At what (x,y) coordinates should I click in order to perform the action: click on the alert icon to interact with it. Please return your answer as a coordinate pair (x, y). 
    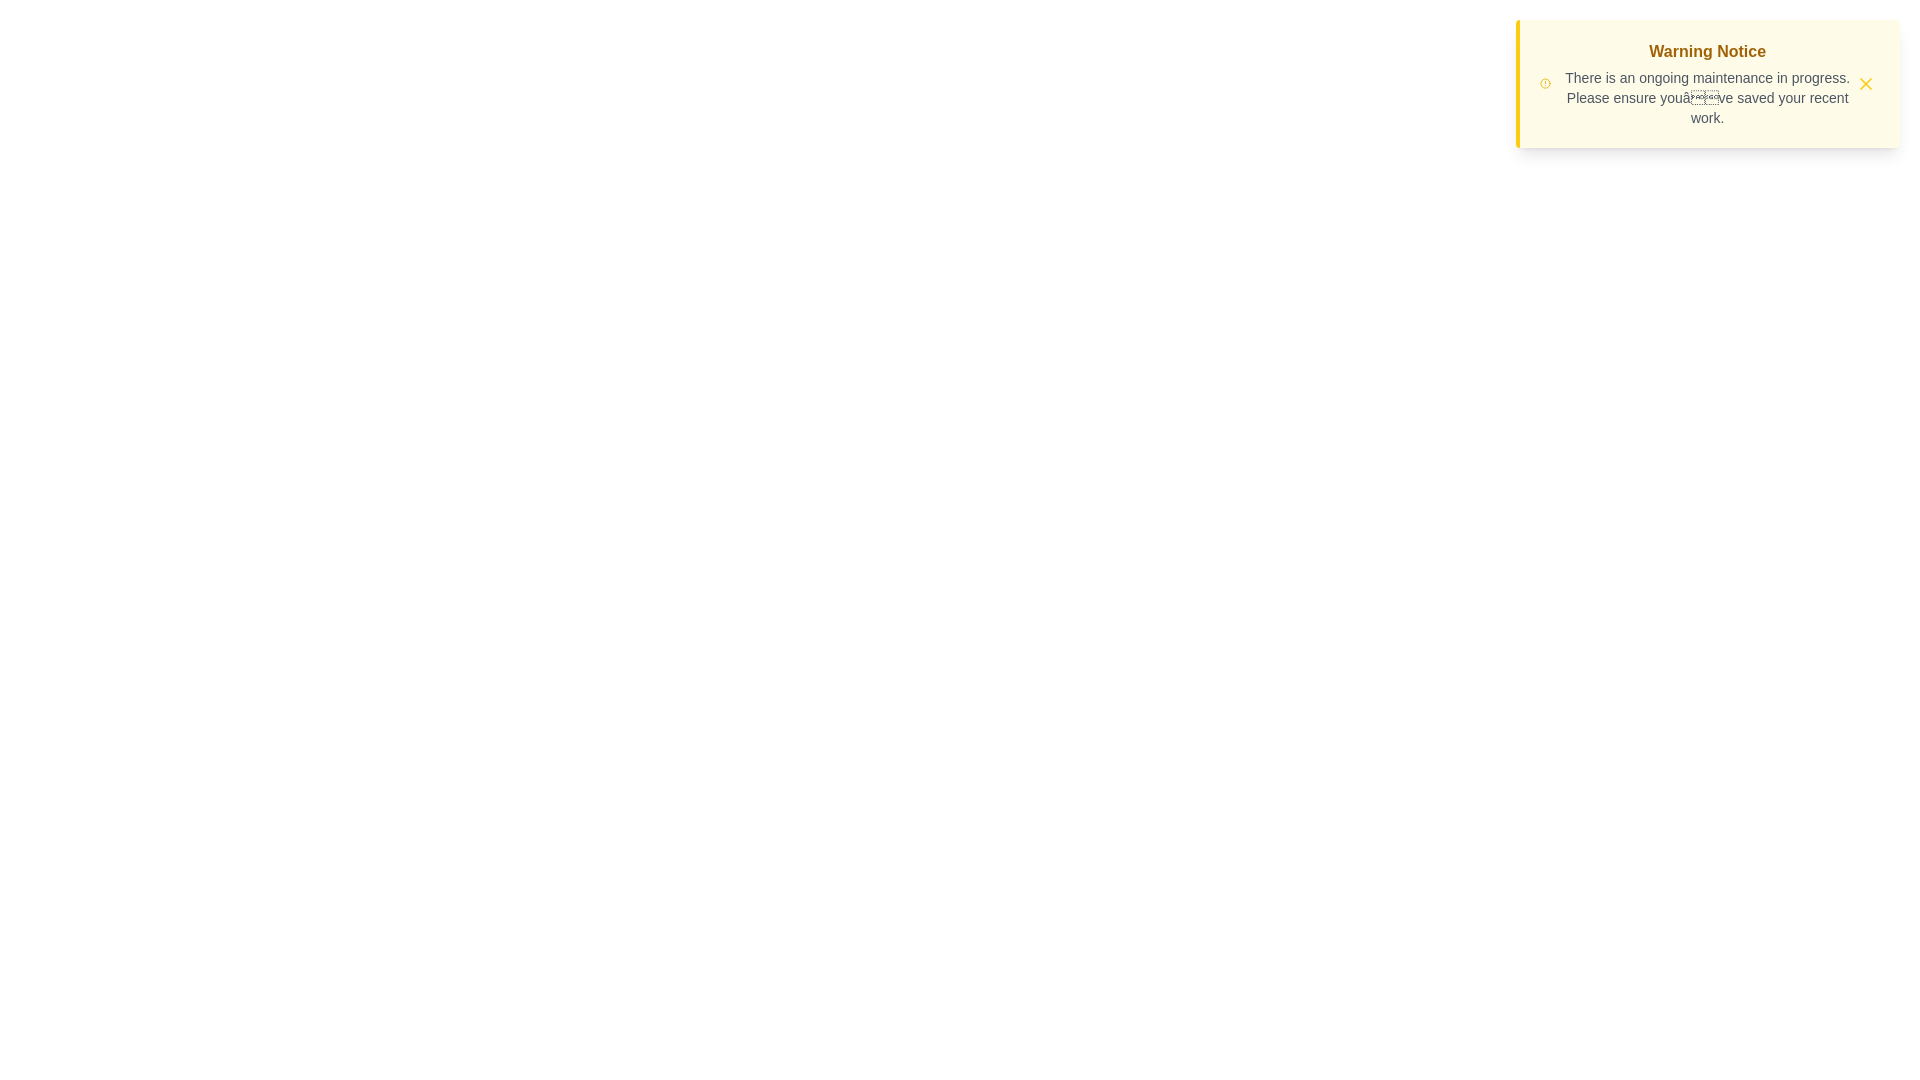
    Looking at the image, I should click on (1544, 83).